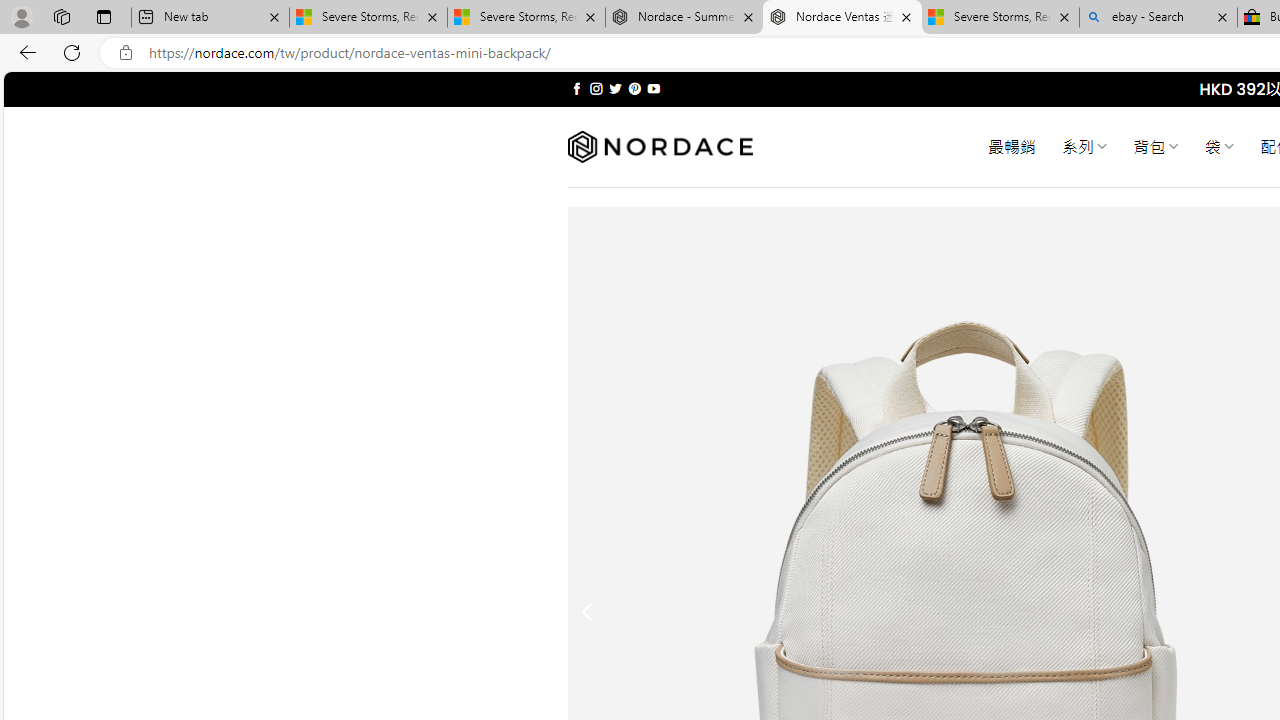 This screenshot has width=1280, height=720. Describe the element at coordinates (633, 88) in the screenshot. I see `'Follow on Pinterest'` at that location.